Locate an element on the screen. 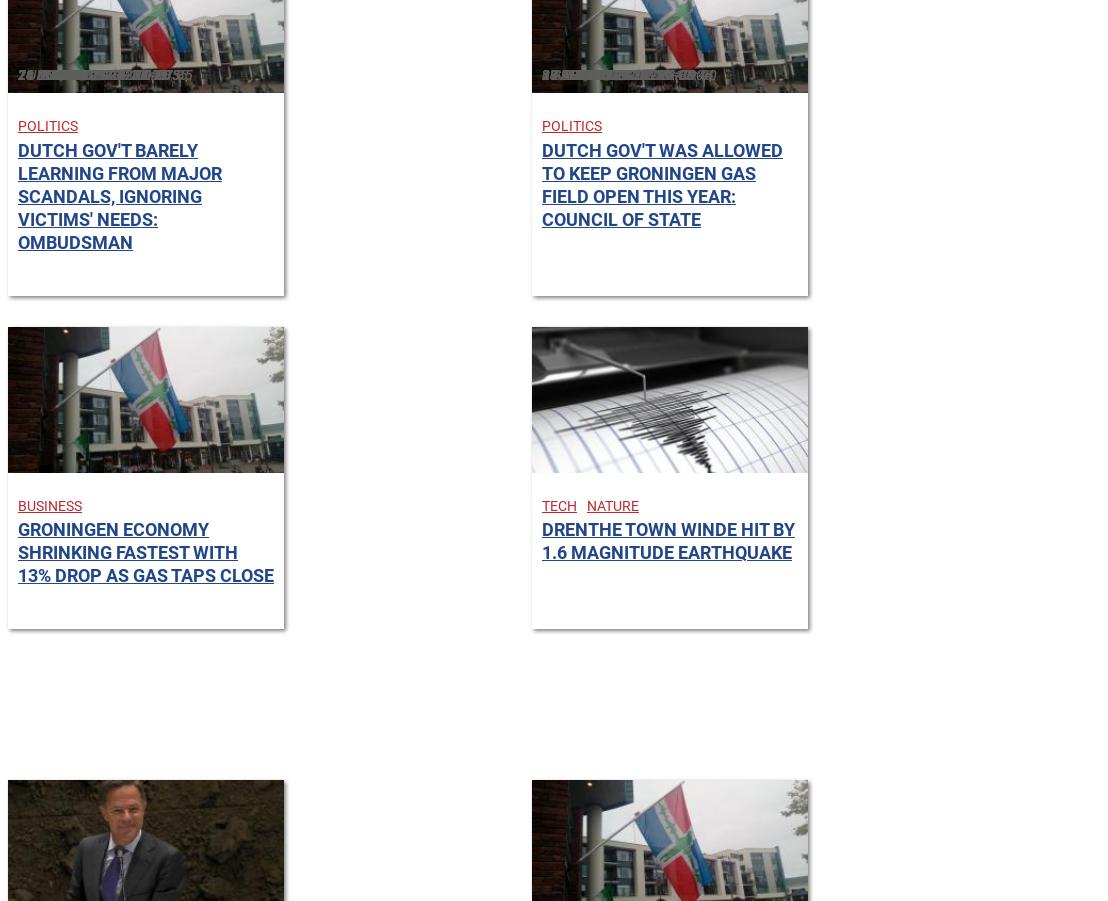 The width and height of the screenshot is (1108, 901). '10 March 2023 - 18:19' is located at coordinates (91, 74).